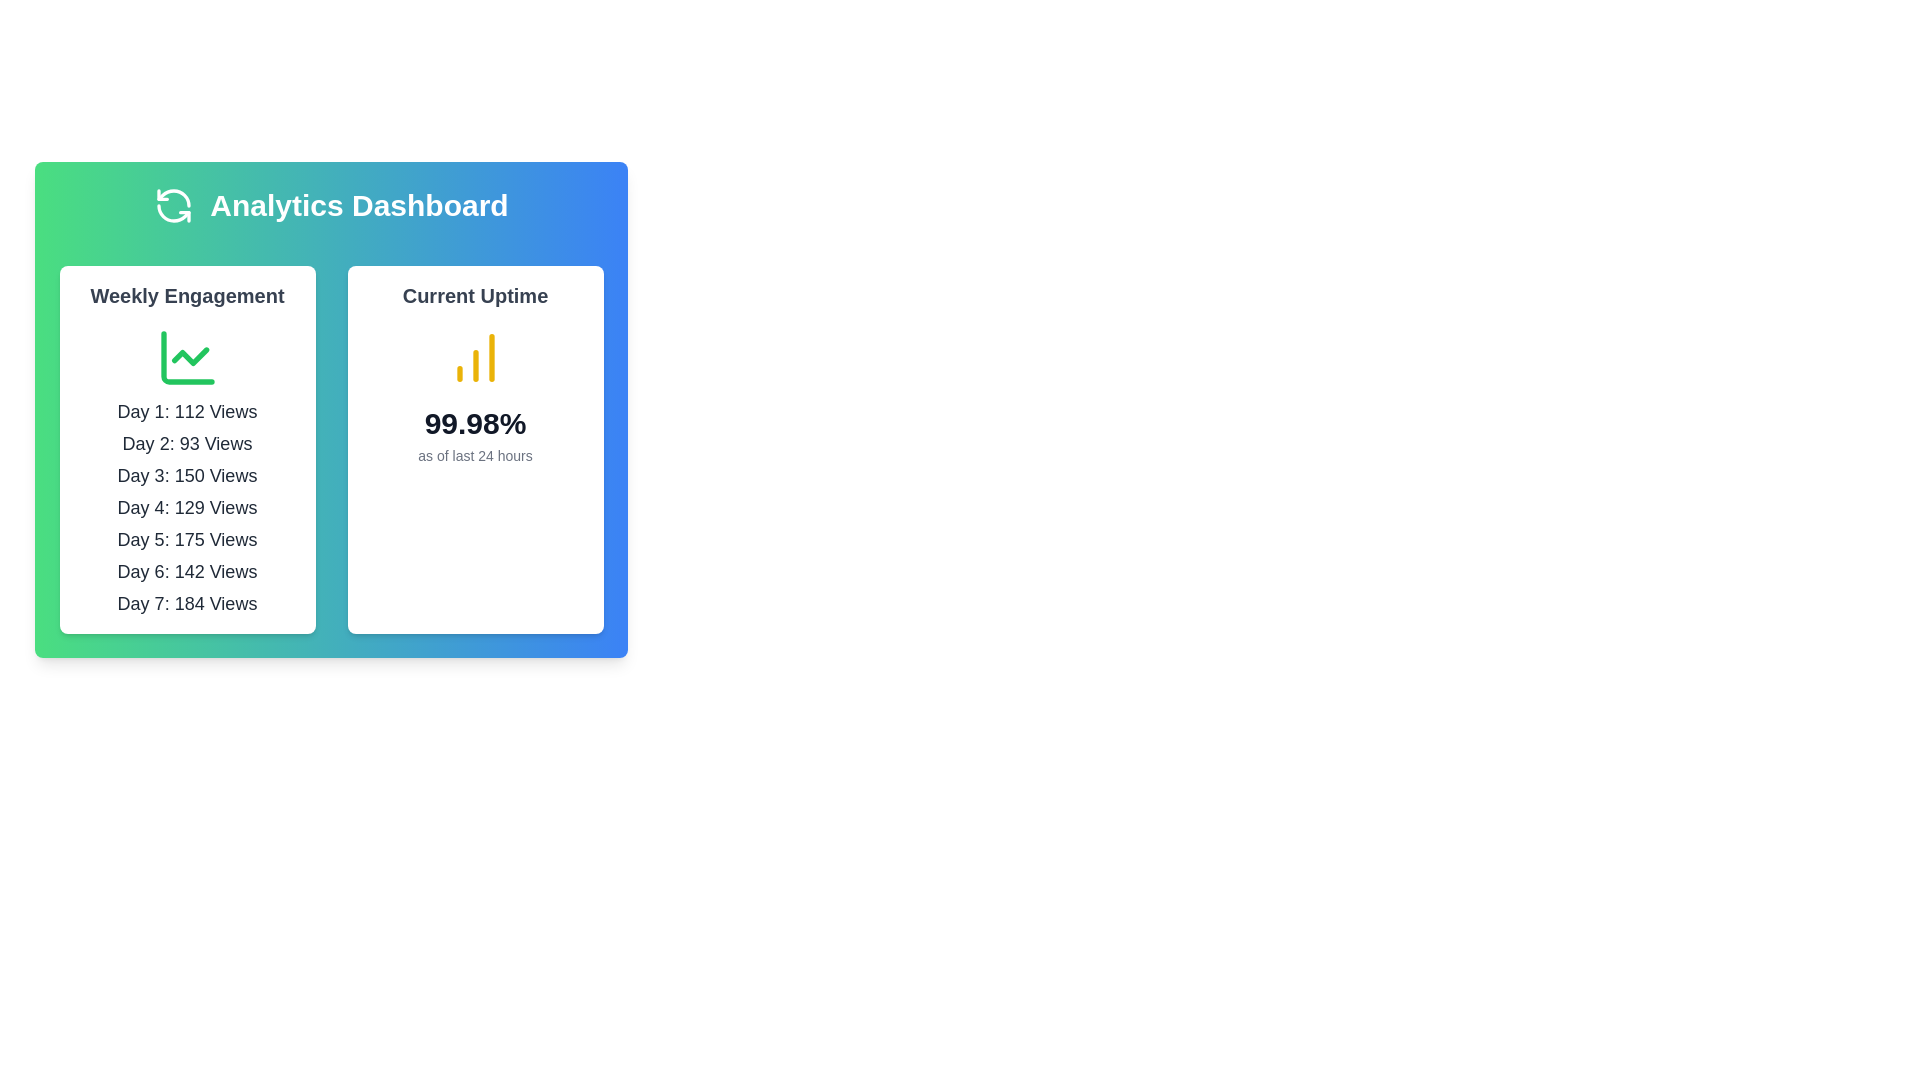 This screenshot has height=1080, width=1920. What do you see at coordinates (331, 205) in the screenshot?
I see `the title header of the dashboard, which serves as the first visible component indicating the overall purpose of the interface` at bounding box center [331, 205].